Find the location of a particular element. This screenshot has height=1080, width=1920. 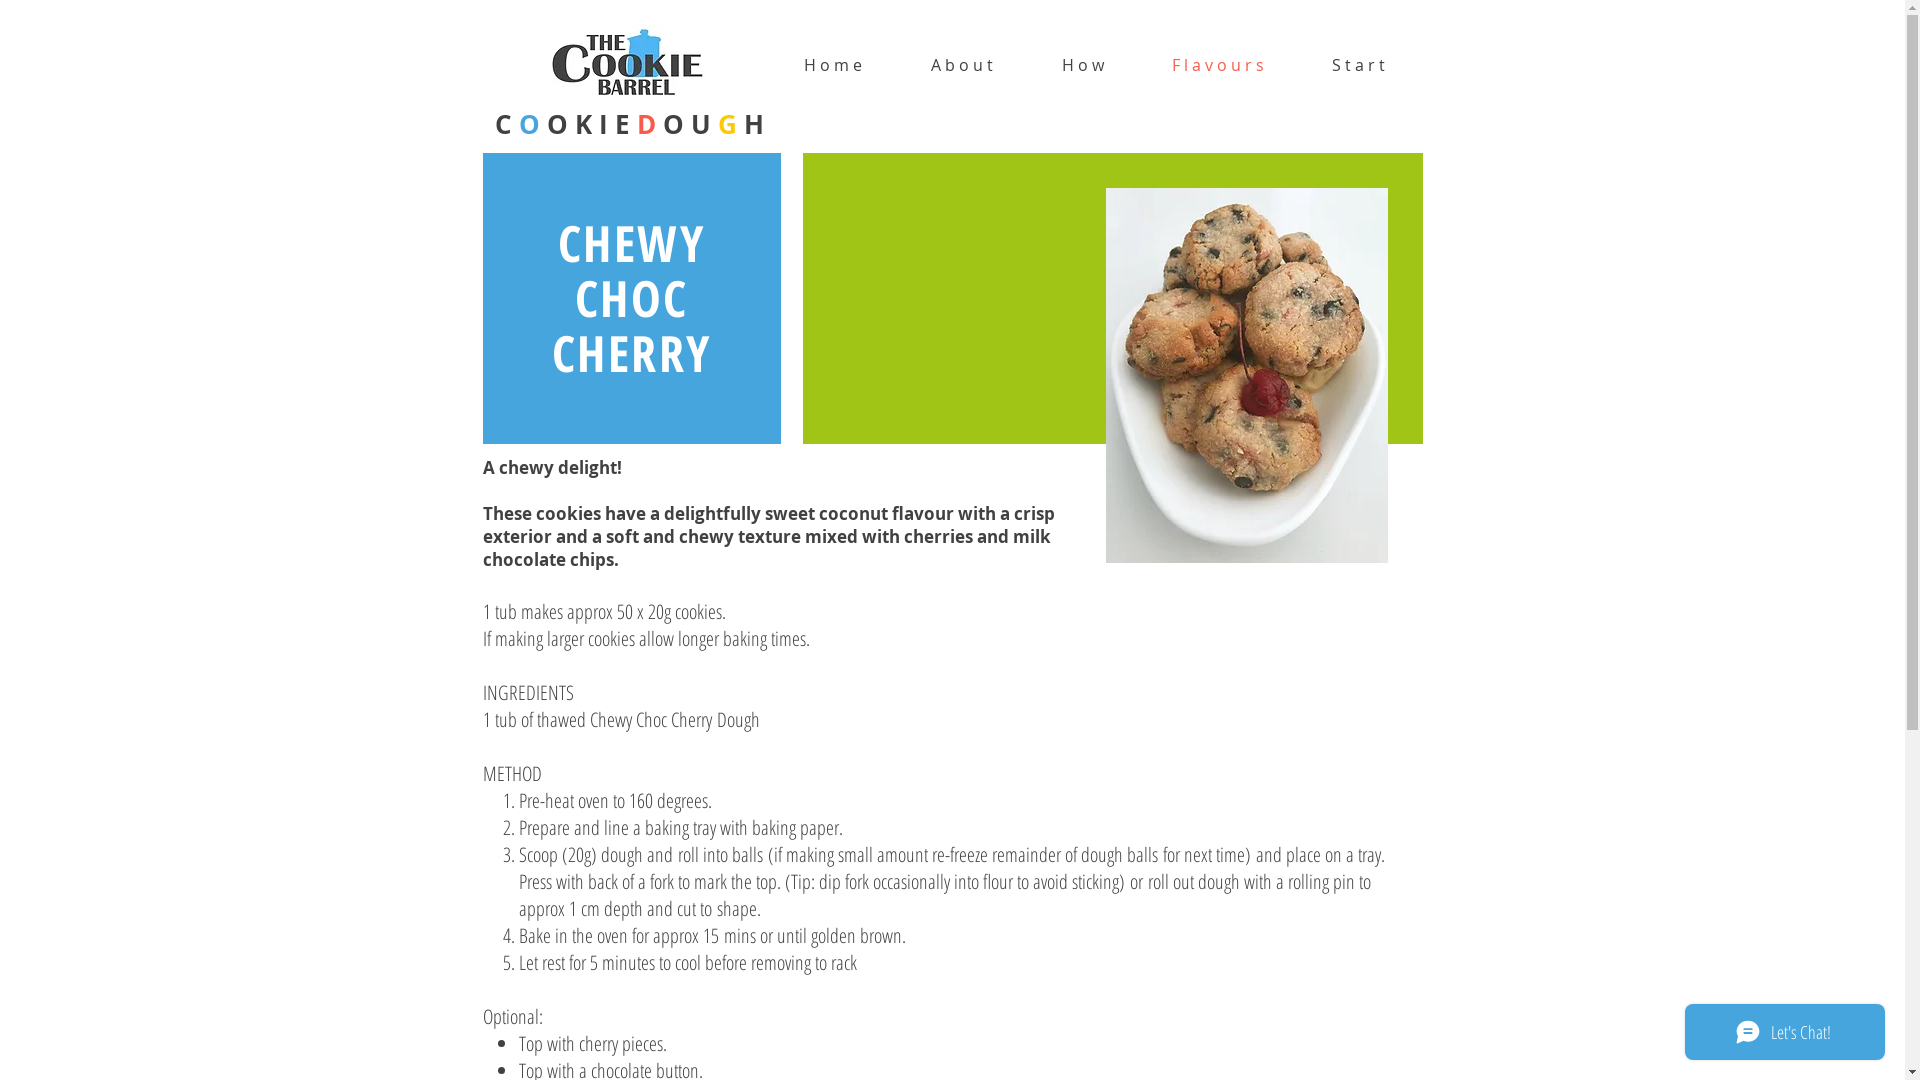

'H o w' is located at coordinates (1082, 64).